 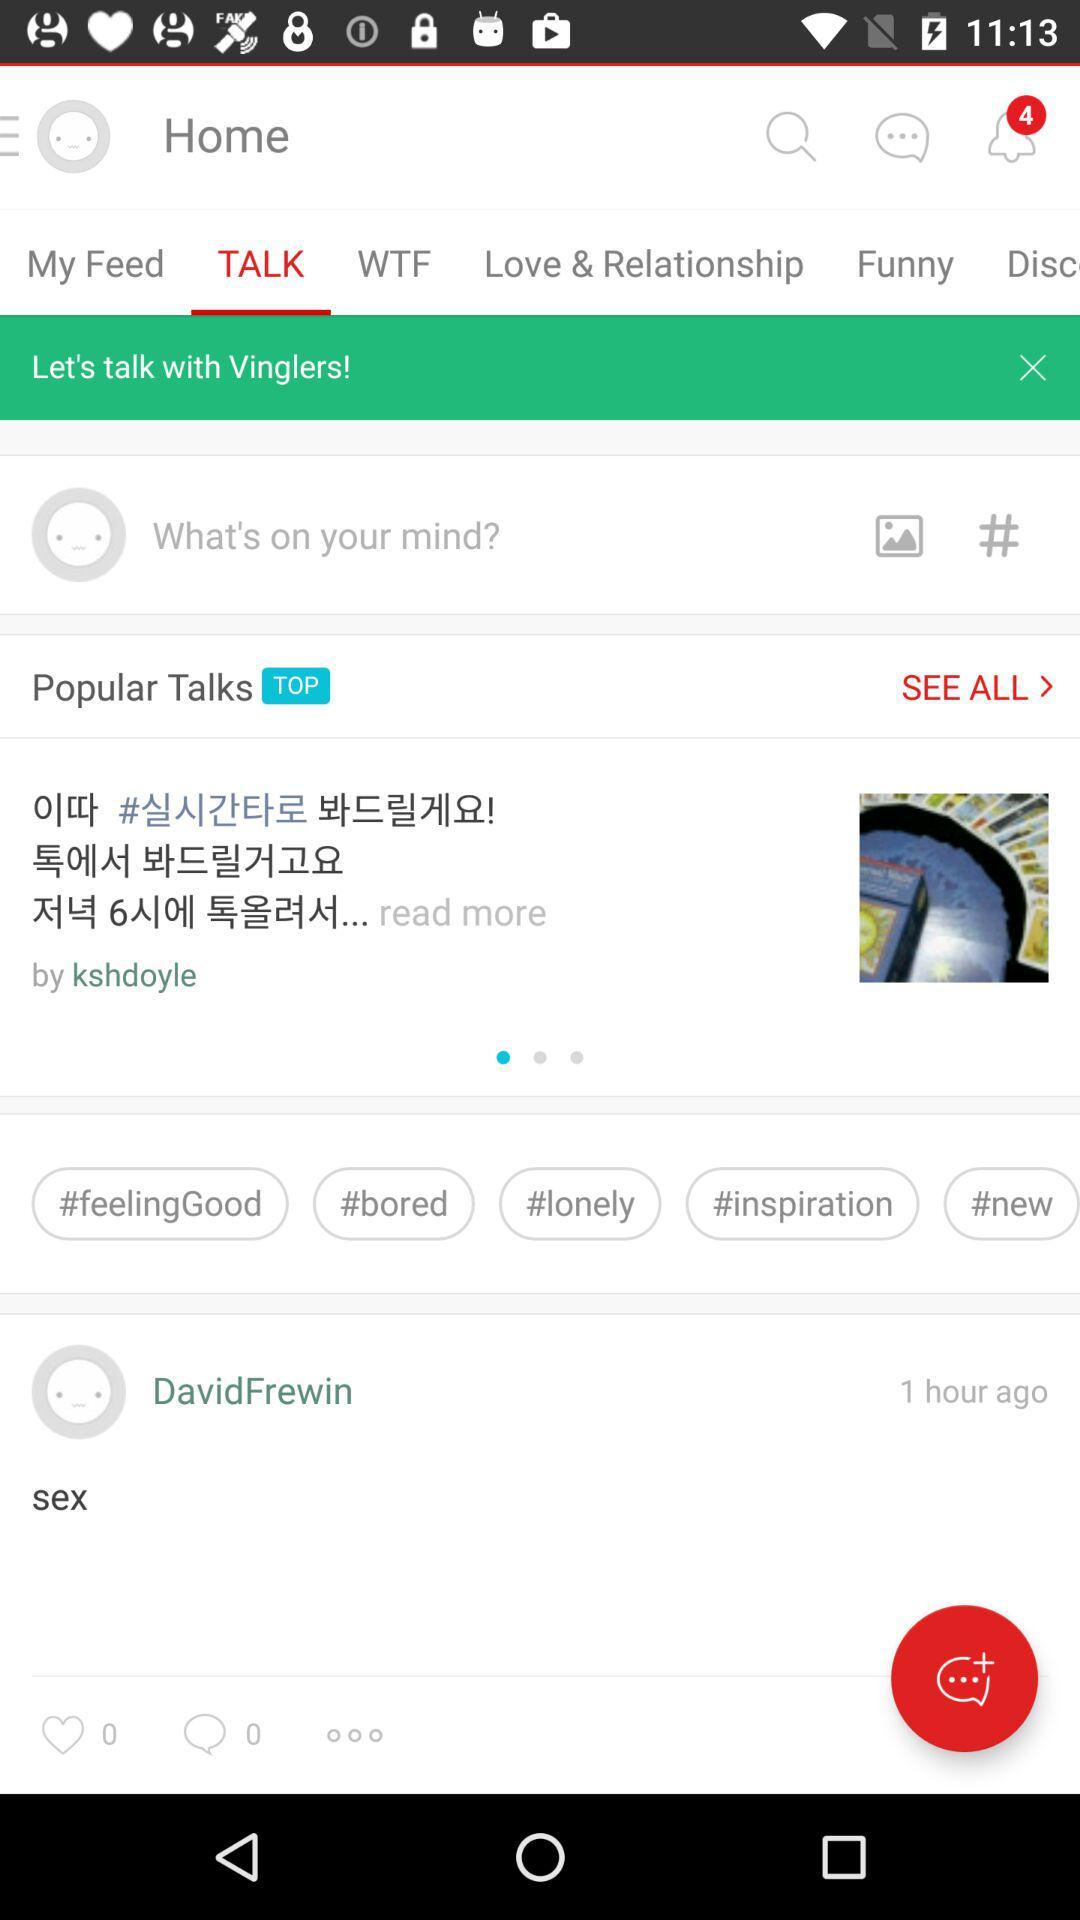 What do you see at coordinates (1011, 135) in the screenshot?
I see `notifications` at bounding box center [1011, 135].